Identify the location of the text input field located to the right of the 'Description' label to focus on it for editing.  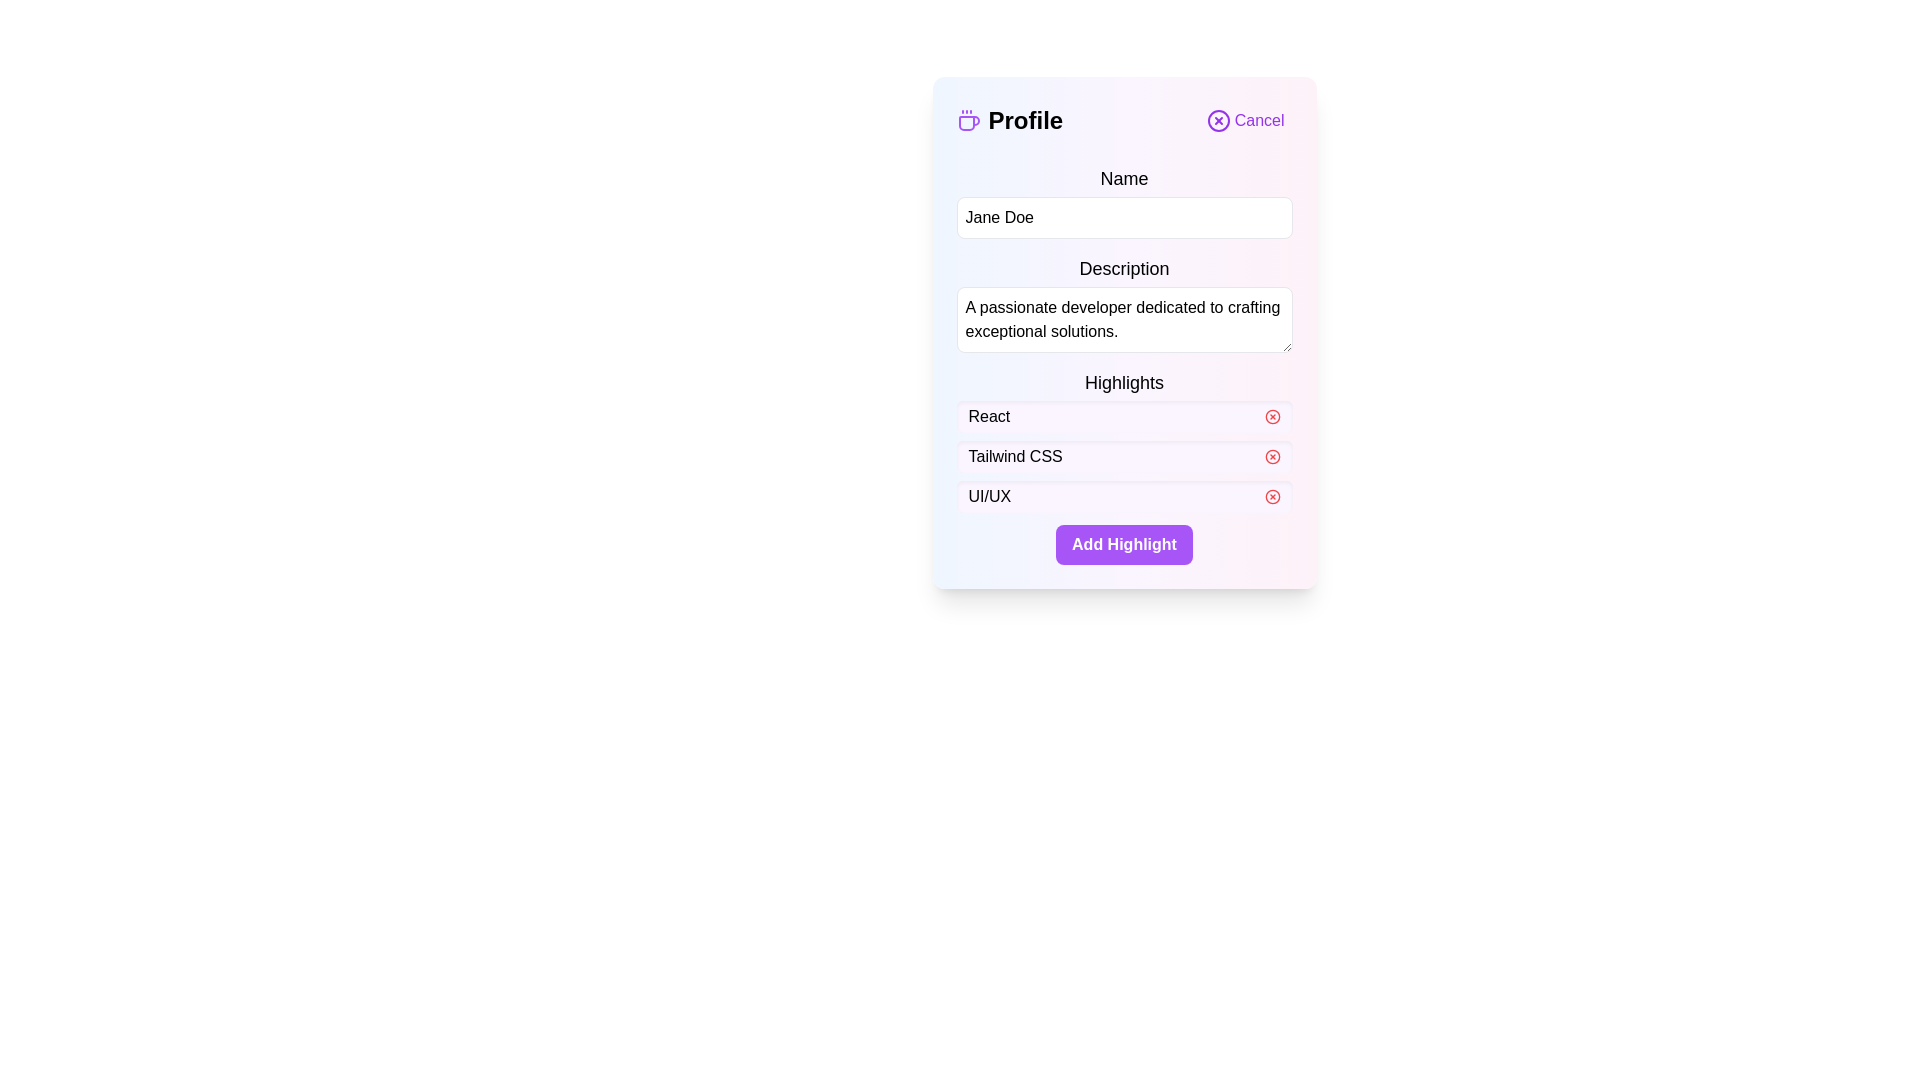
(1124, 319).